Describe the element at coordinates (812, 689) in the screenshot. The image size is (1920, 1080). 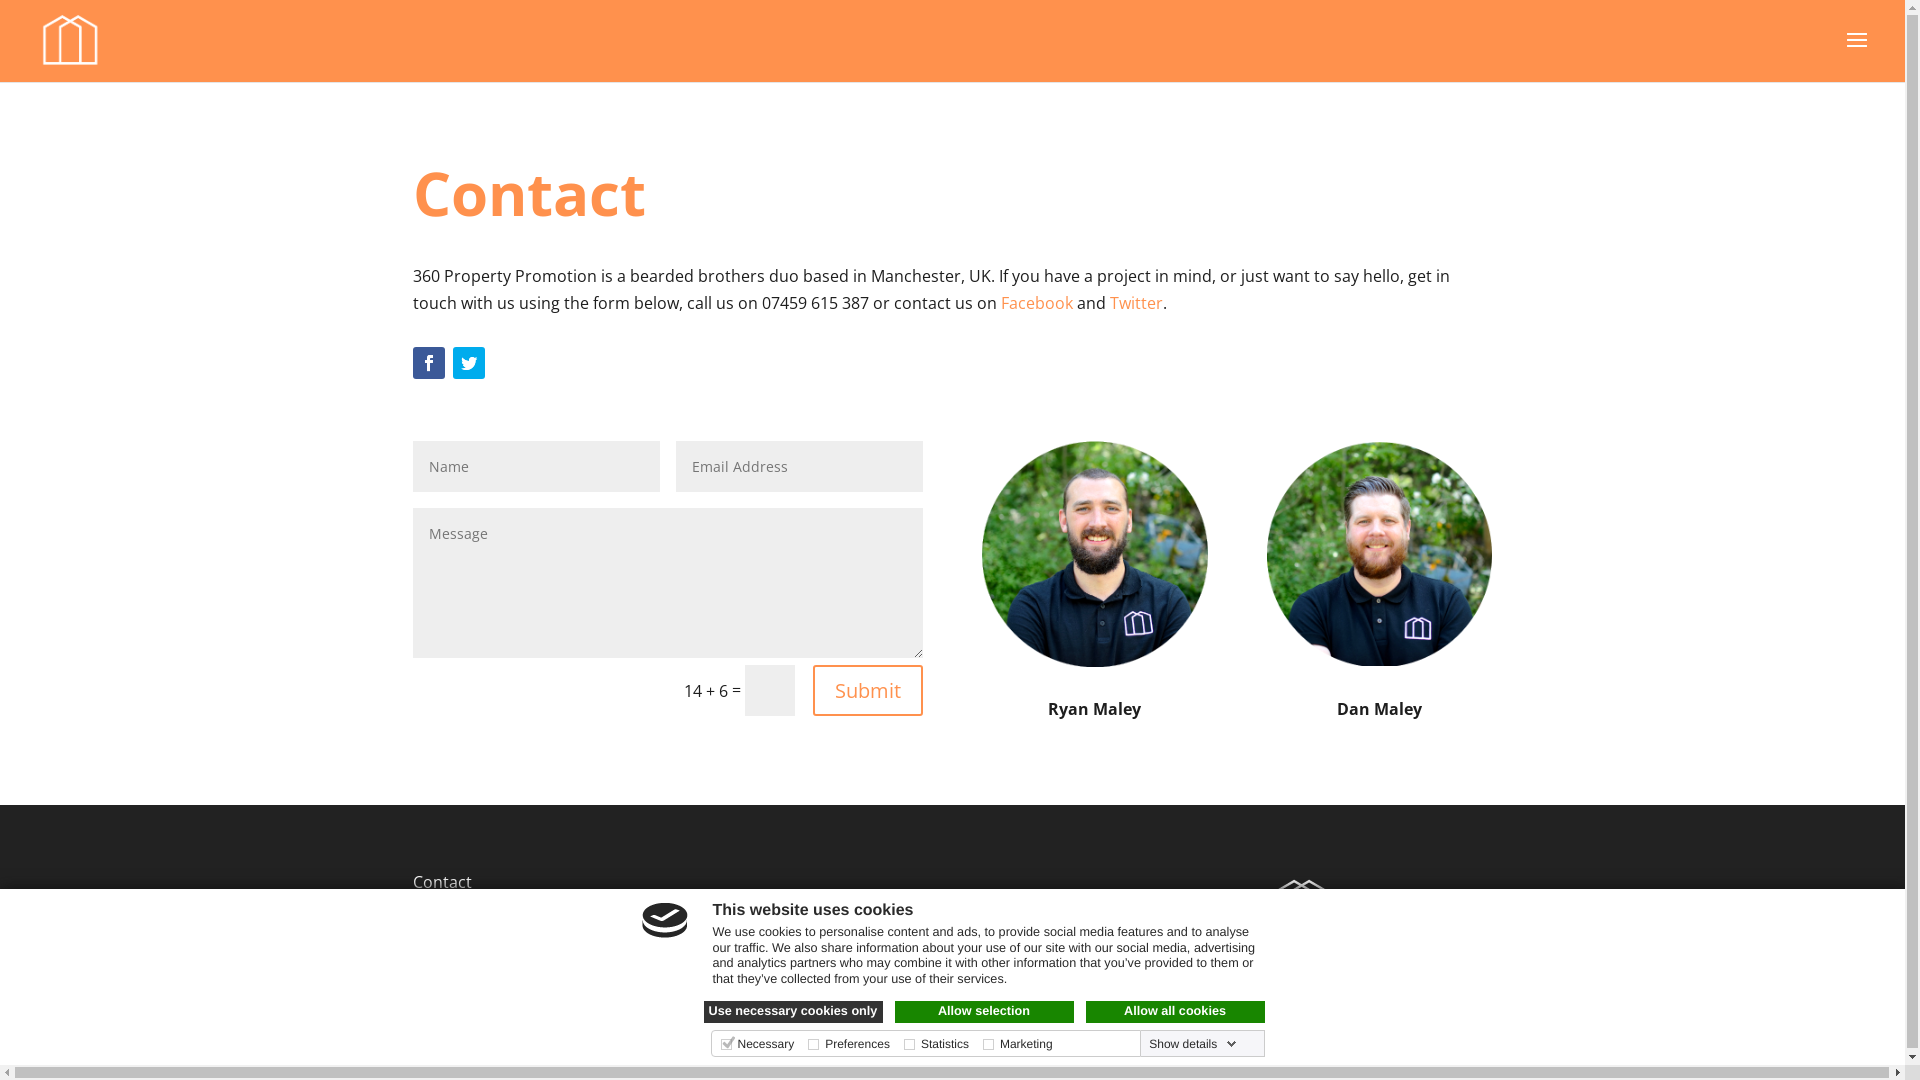
I see `'Submit'` at that location.